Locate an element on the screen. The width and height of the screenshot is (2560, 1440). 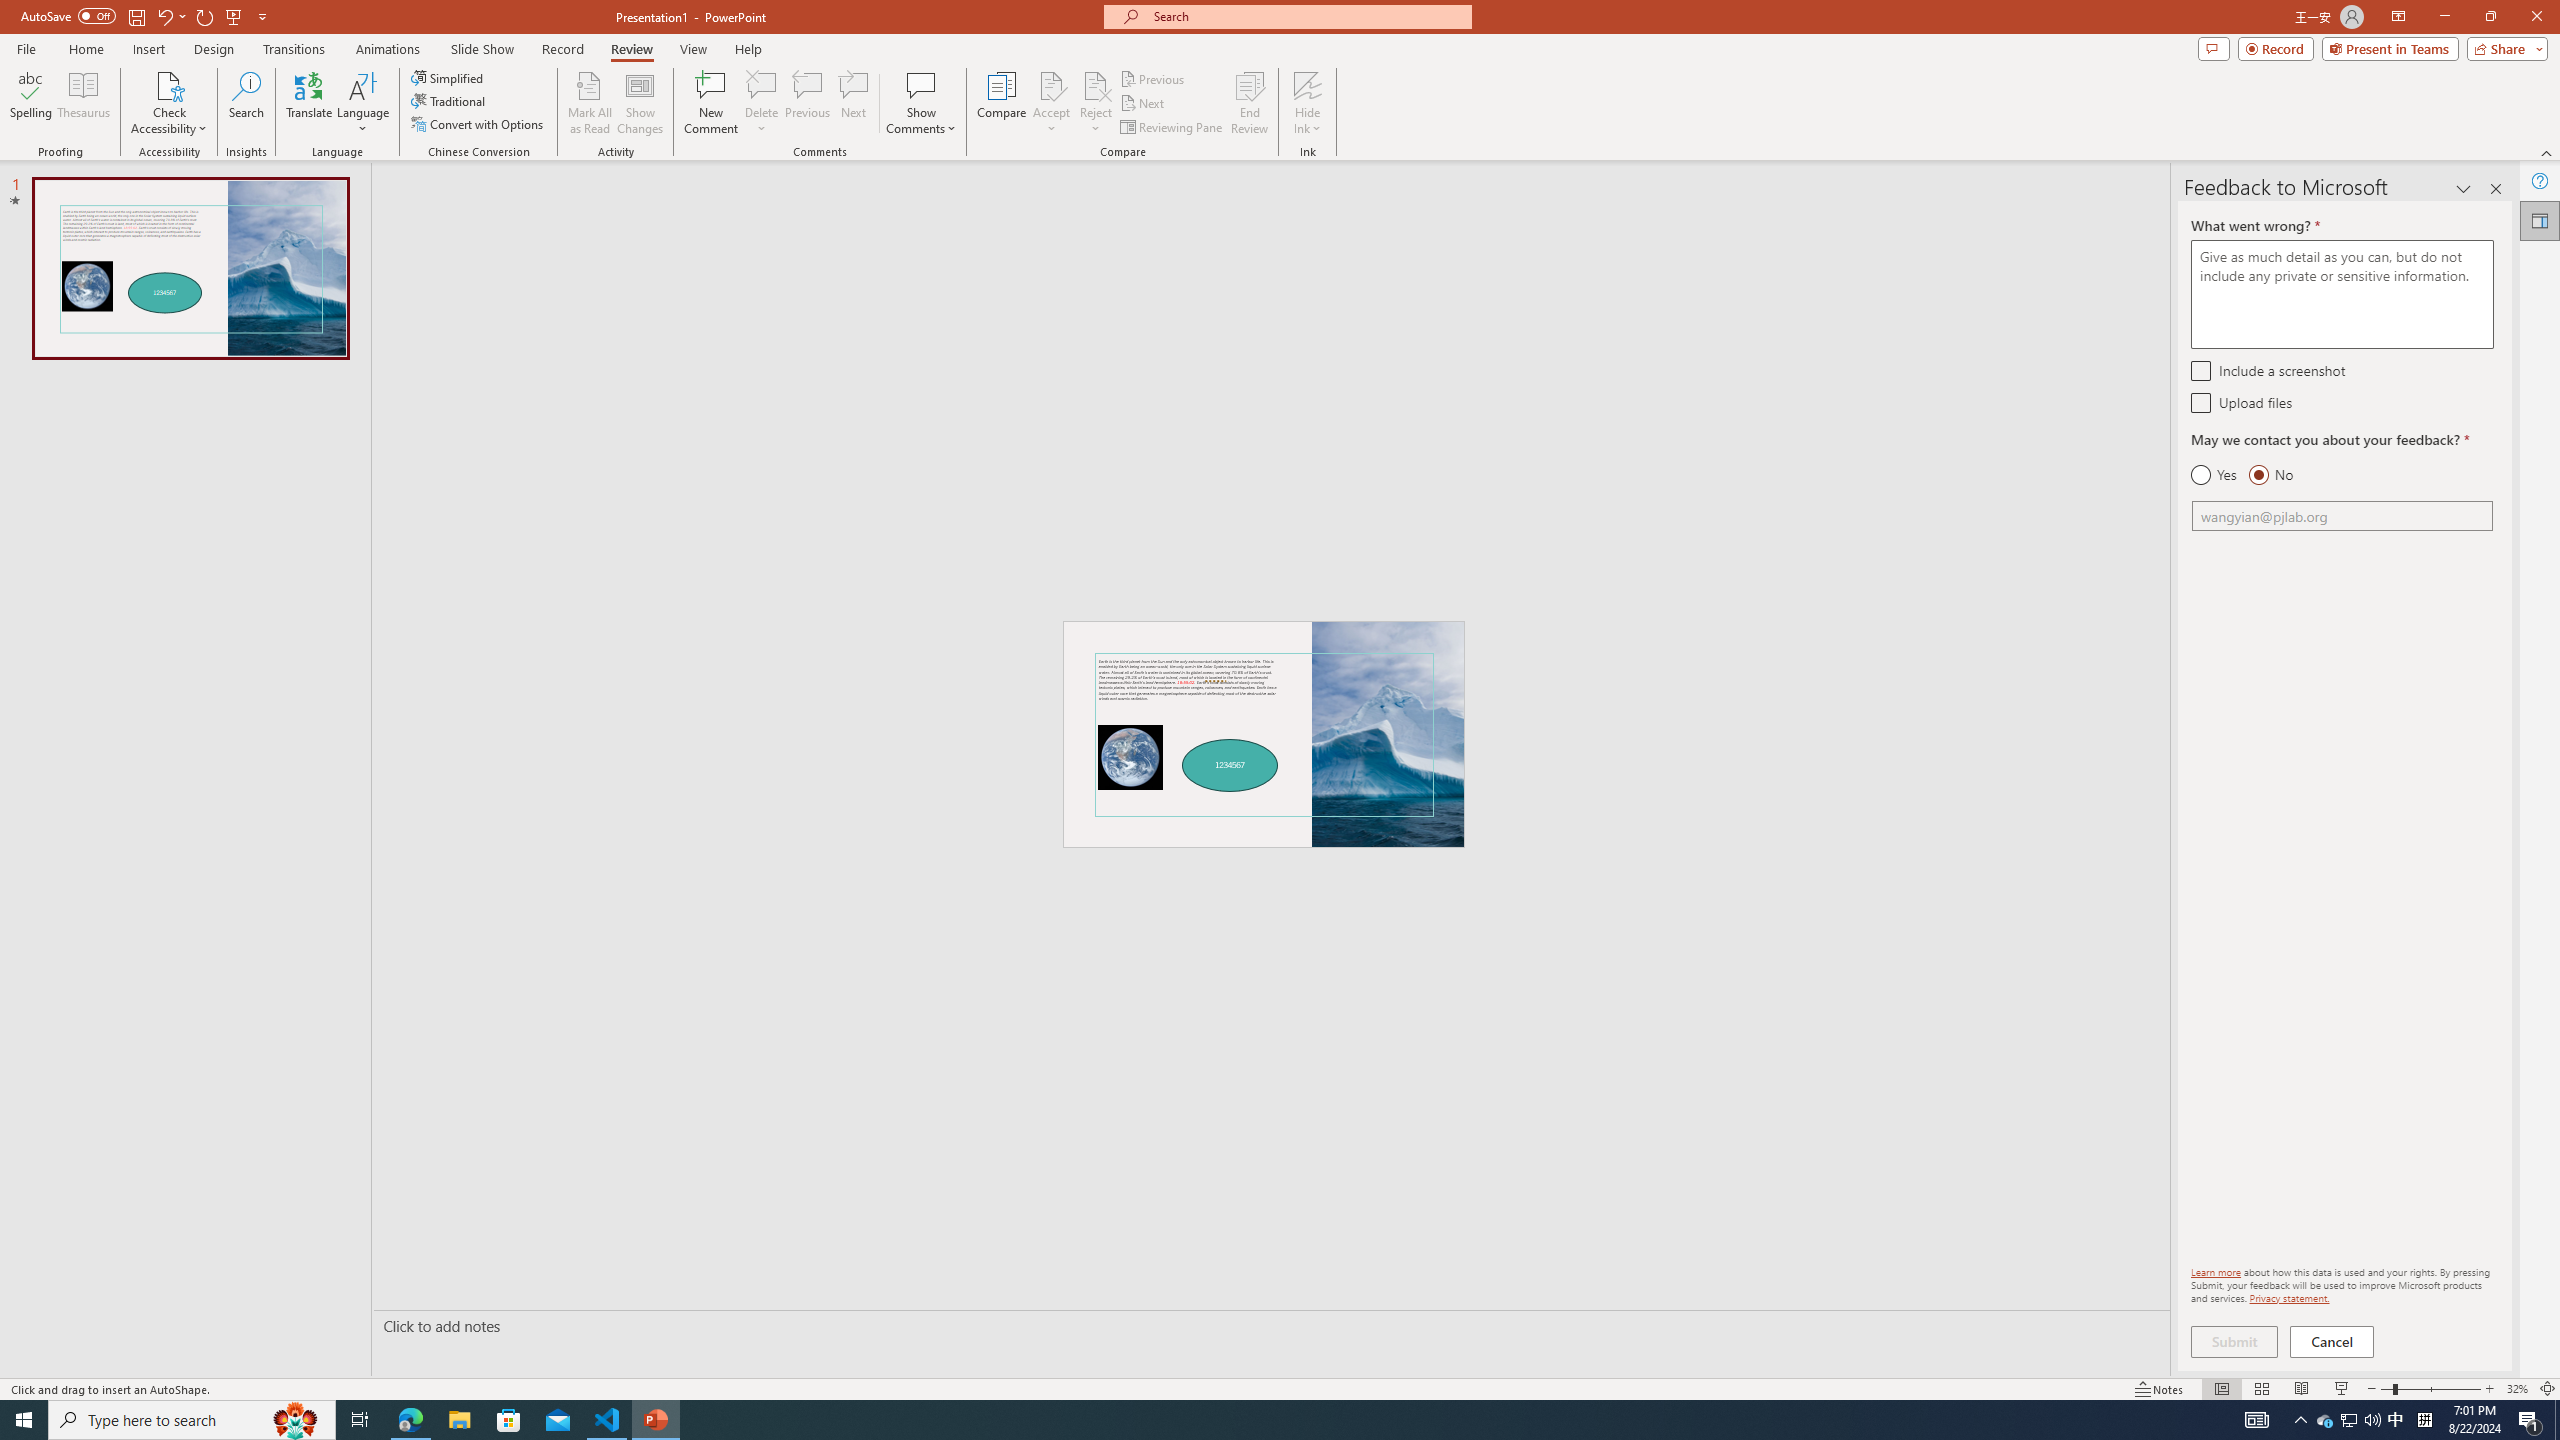
'No' is located at coordinates (2270, 474).